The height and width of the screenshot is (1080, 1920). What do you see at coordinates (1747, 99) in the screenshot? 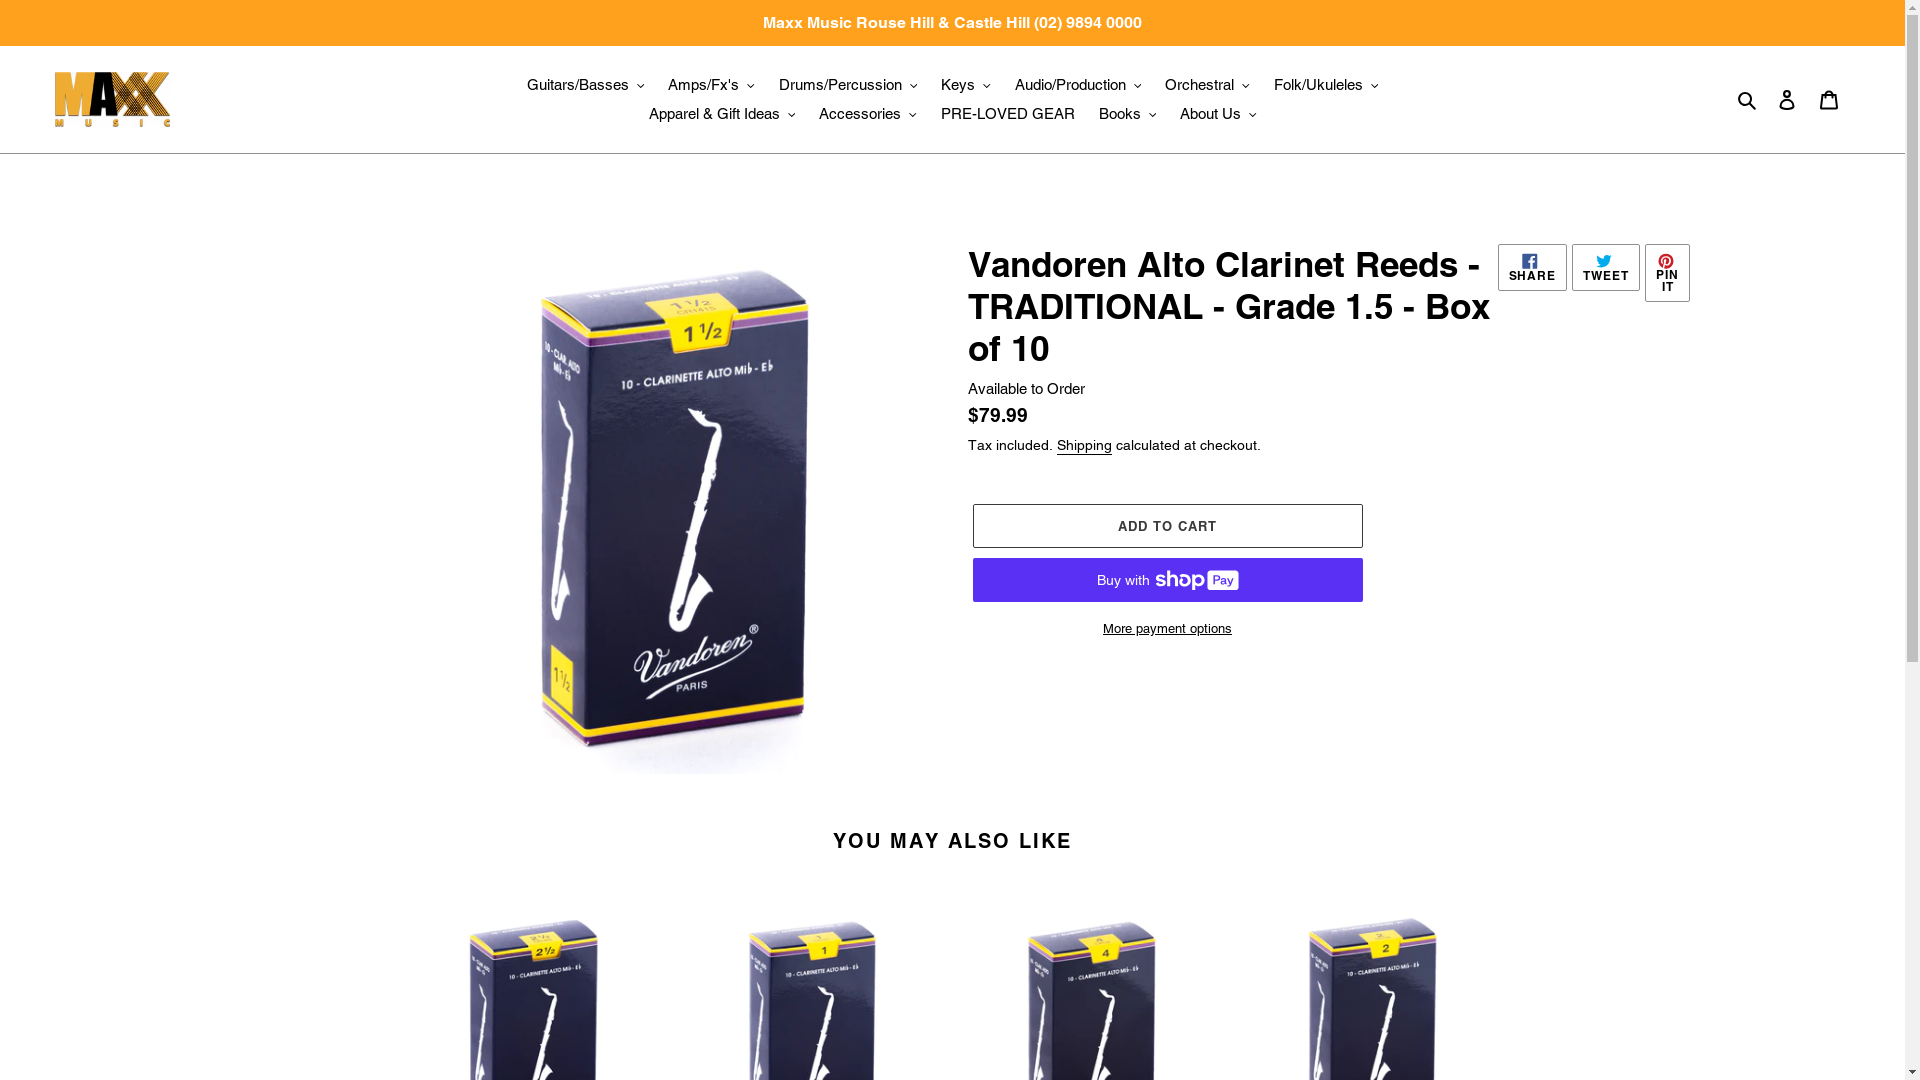
I see `'Search'` at bounding box center [1747, 99].